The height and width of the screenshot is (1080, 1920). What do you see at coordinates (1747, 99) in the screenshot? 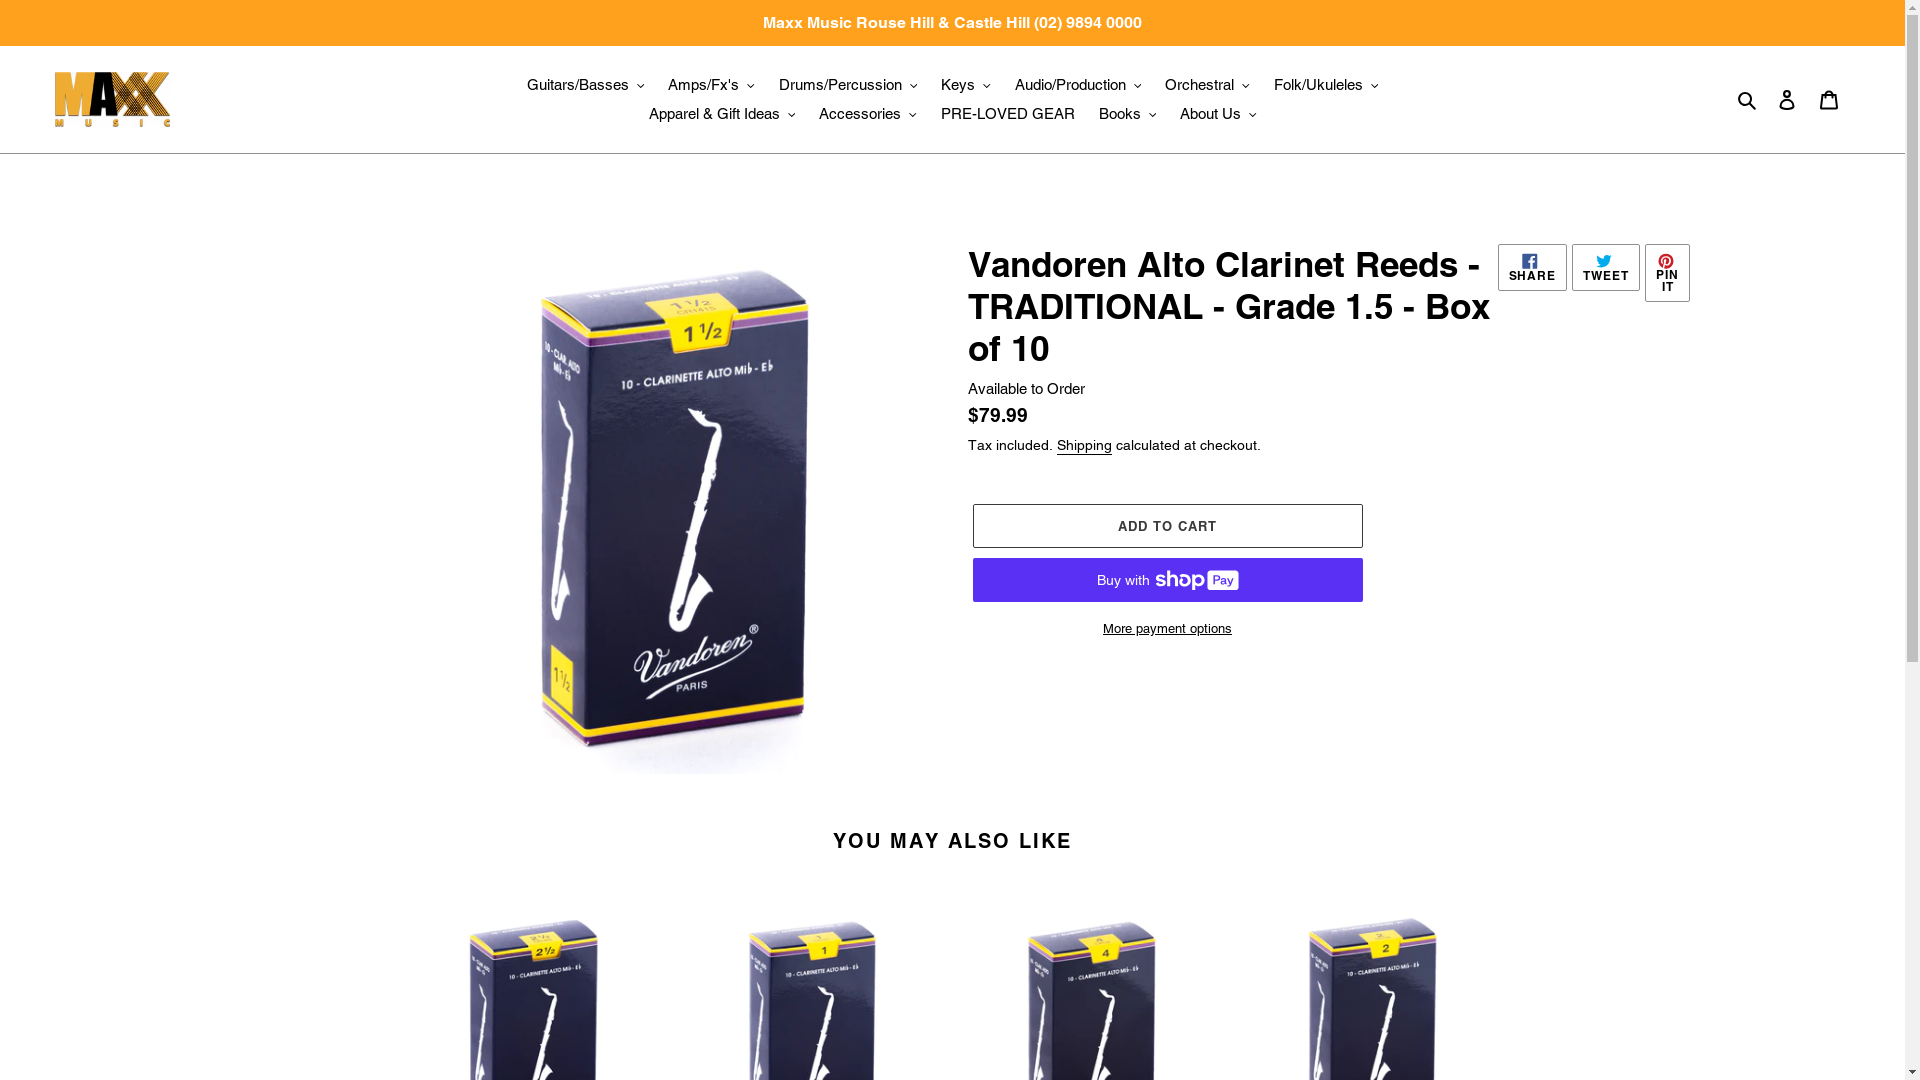
I see `'Search'` at bounding box center [1747, 99].